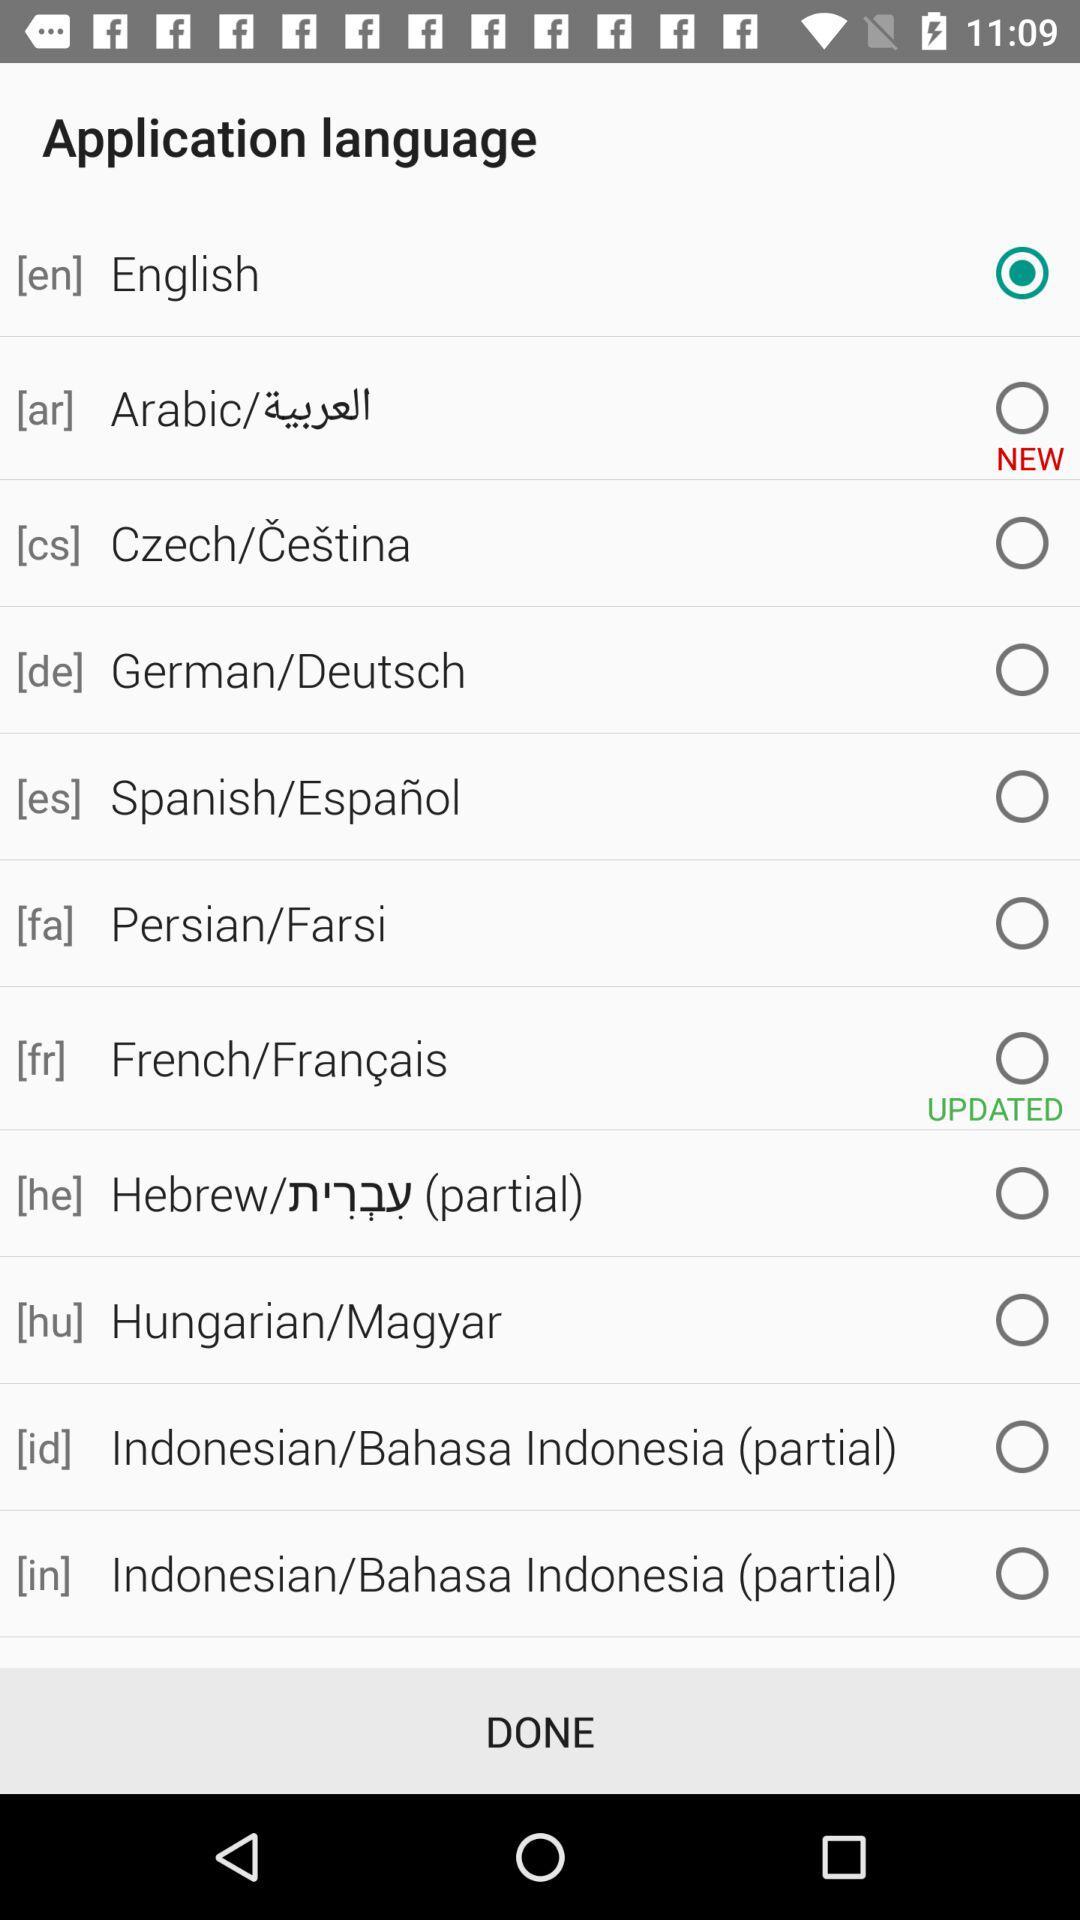 This screenshot has width=1080, height=1920. What do you see at coordinates (46, 1057) in the screenshot?
I see `[fr] item` at bounding box center [46, 1057].